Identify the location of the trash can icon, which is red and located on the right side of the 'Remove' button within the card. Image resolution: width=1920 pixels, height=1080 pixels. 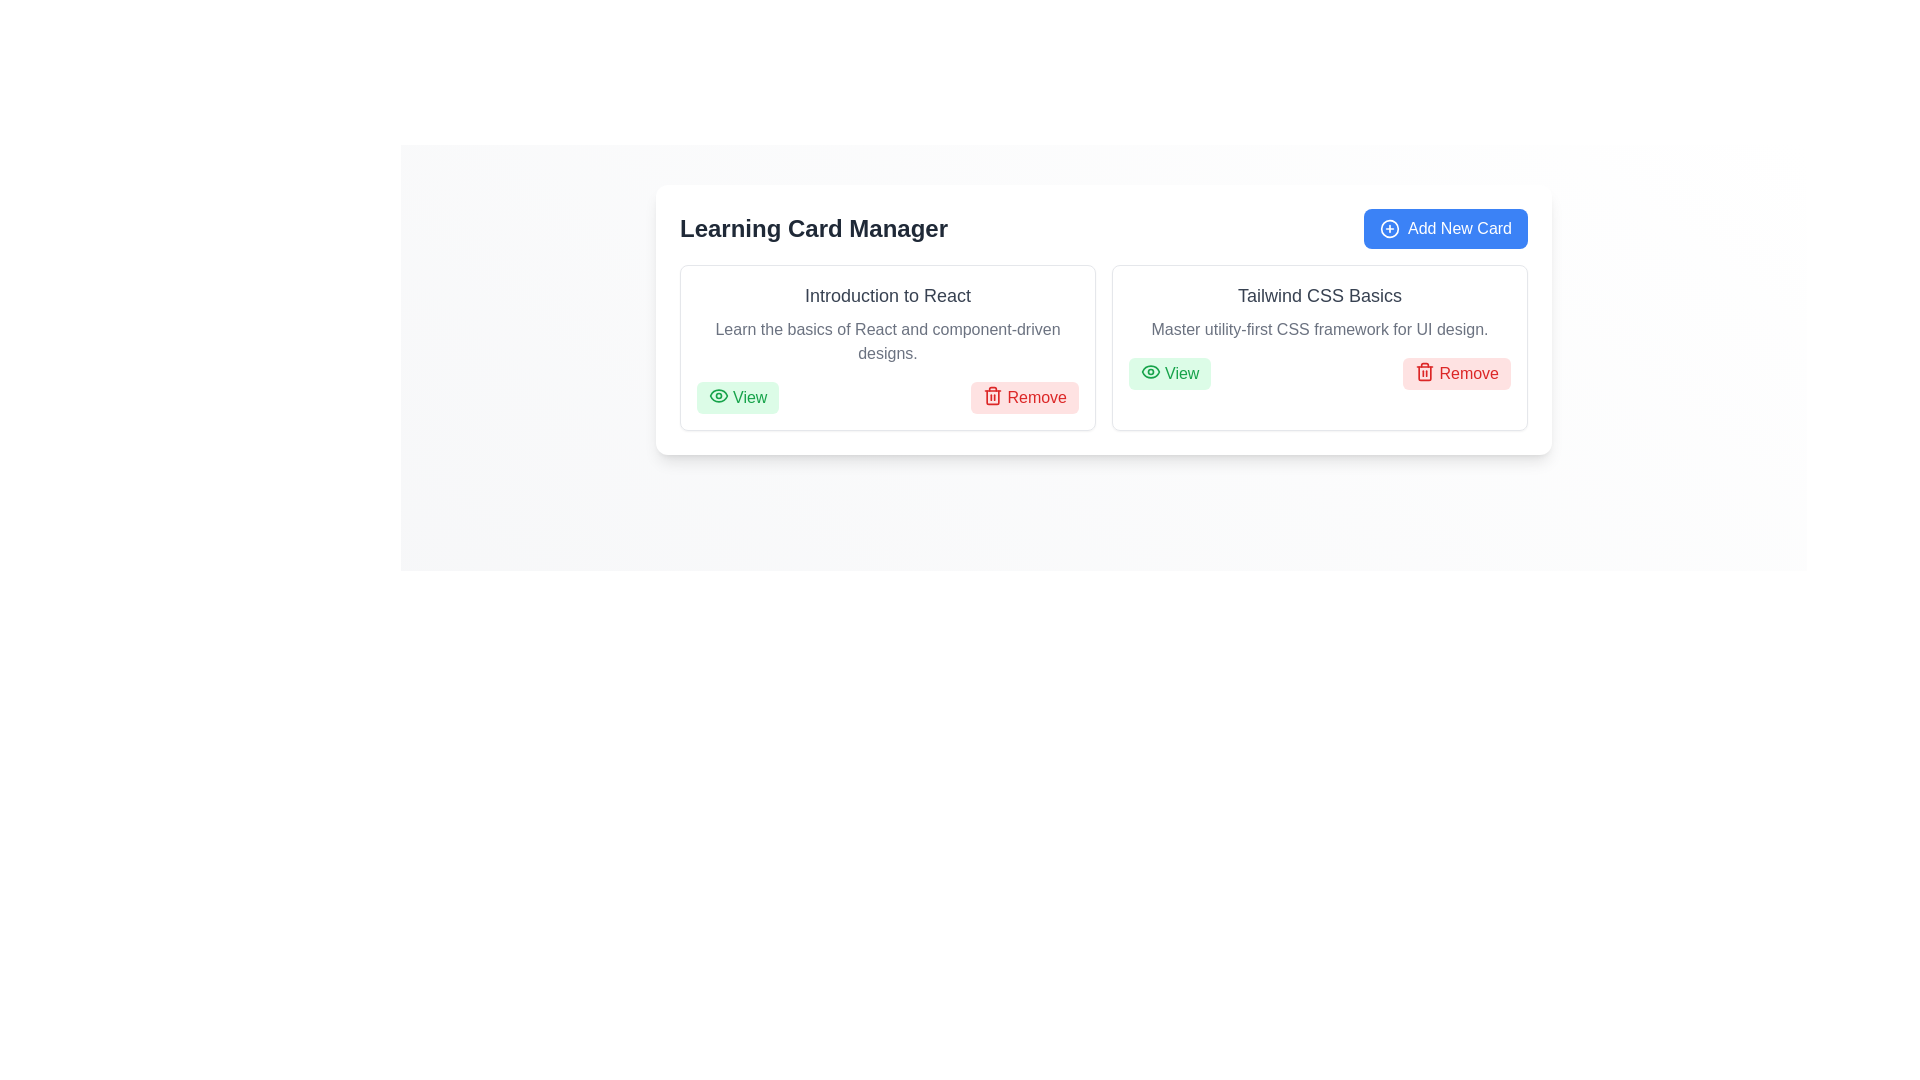
(1424, 371).